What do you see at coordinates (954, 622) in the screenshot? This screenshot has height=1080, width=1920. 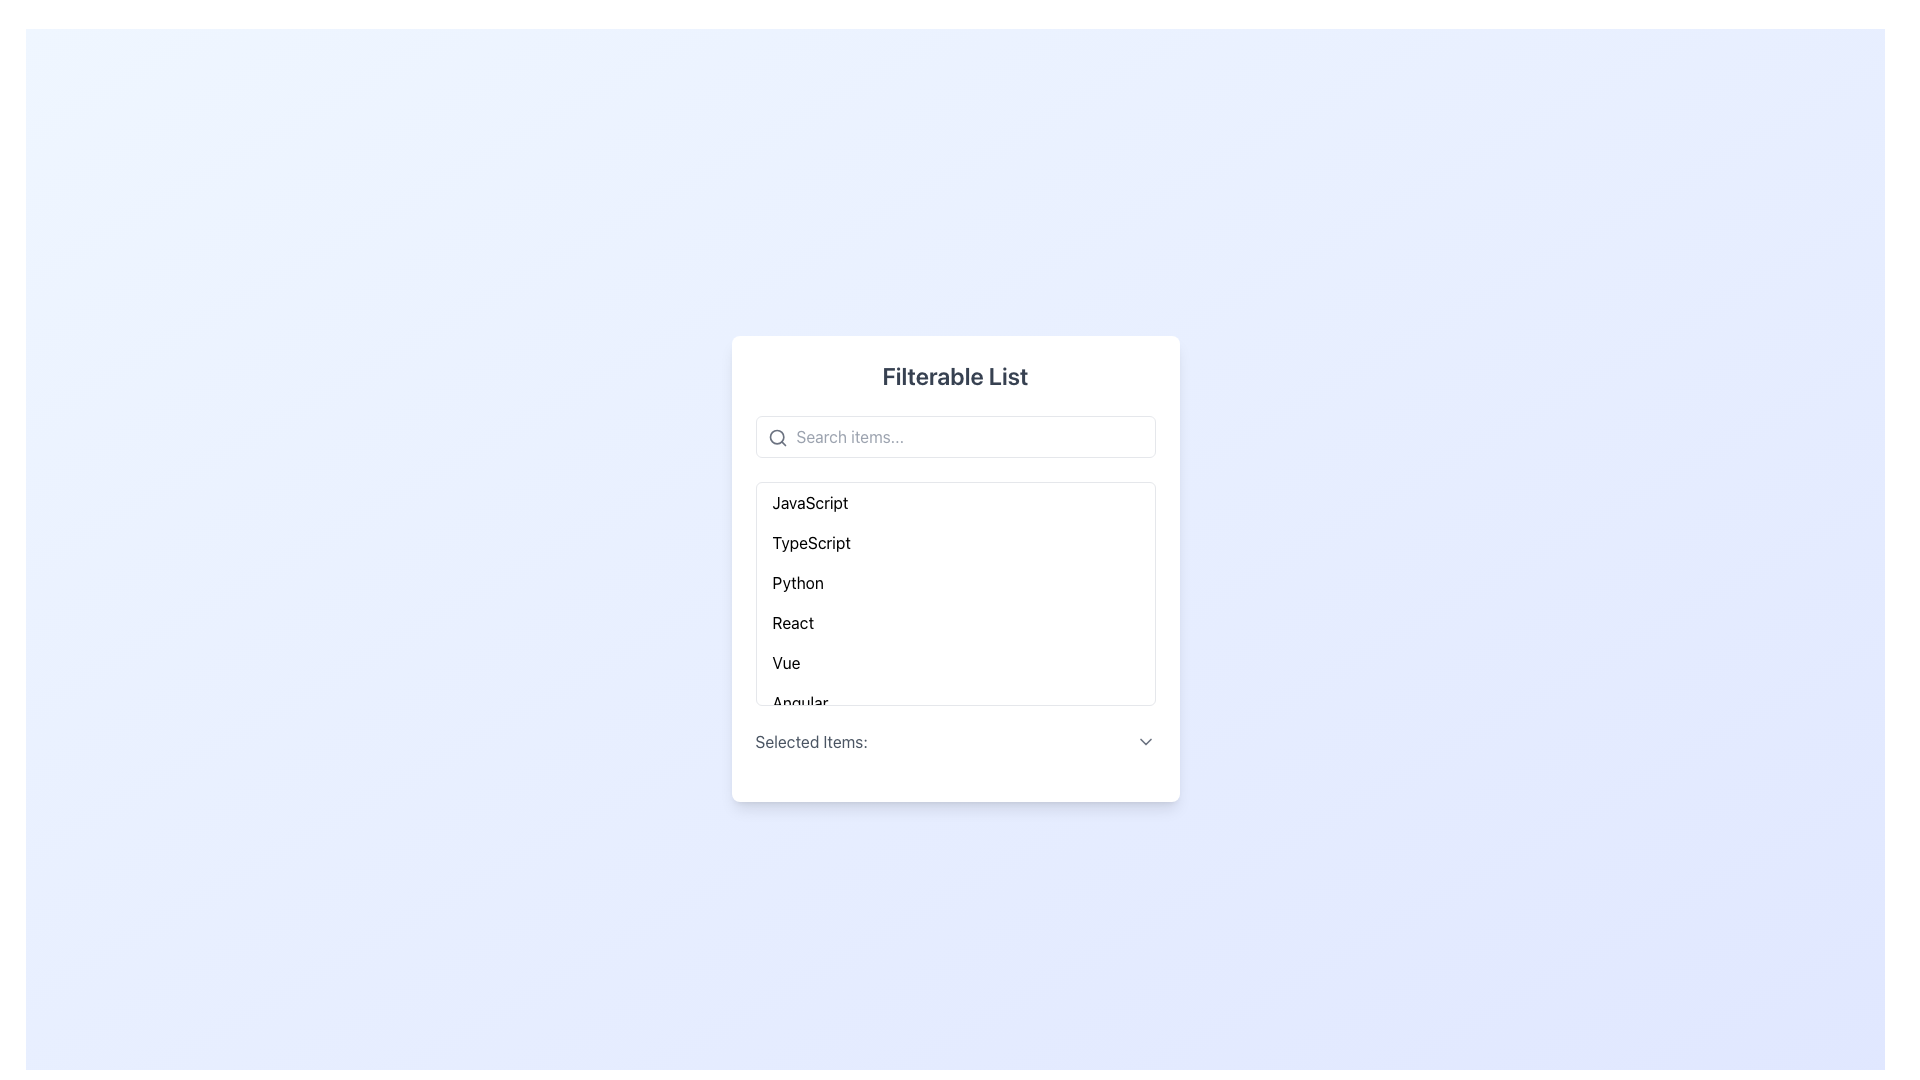 I see `the fourth item in the dropdown list representing the 'React' language, which is located between 'Python' and 'Vue'` at bounding box center [954, 622].